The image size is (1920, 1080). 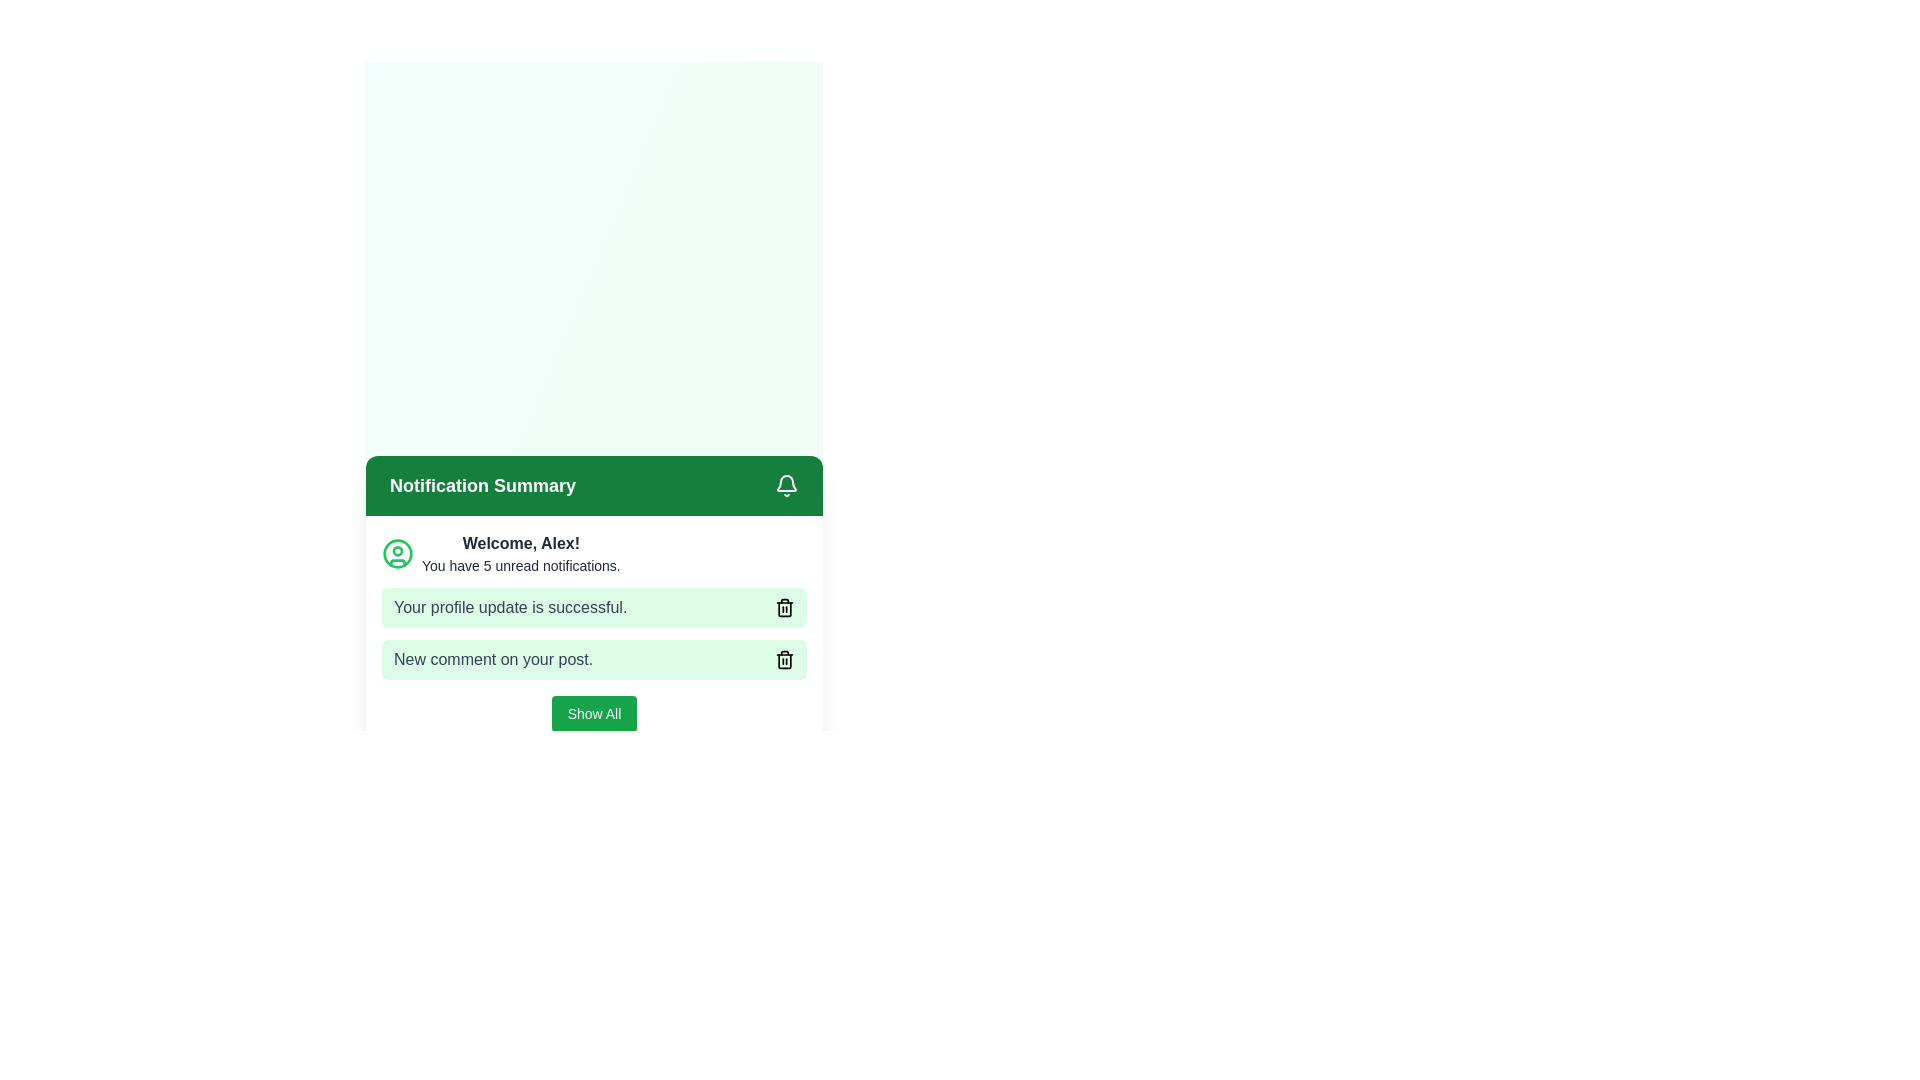 I want to click on the static text element displaying 'New comment on your post.' styled in gray, which is part of a notification component, so click(x=493, y=659).